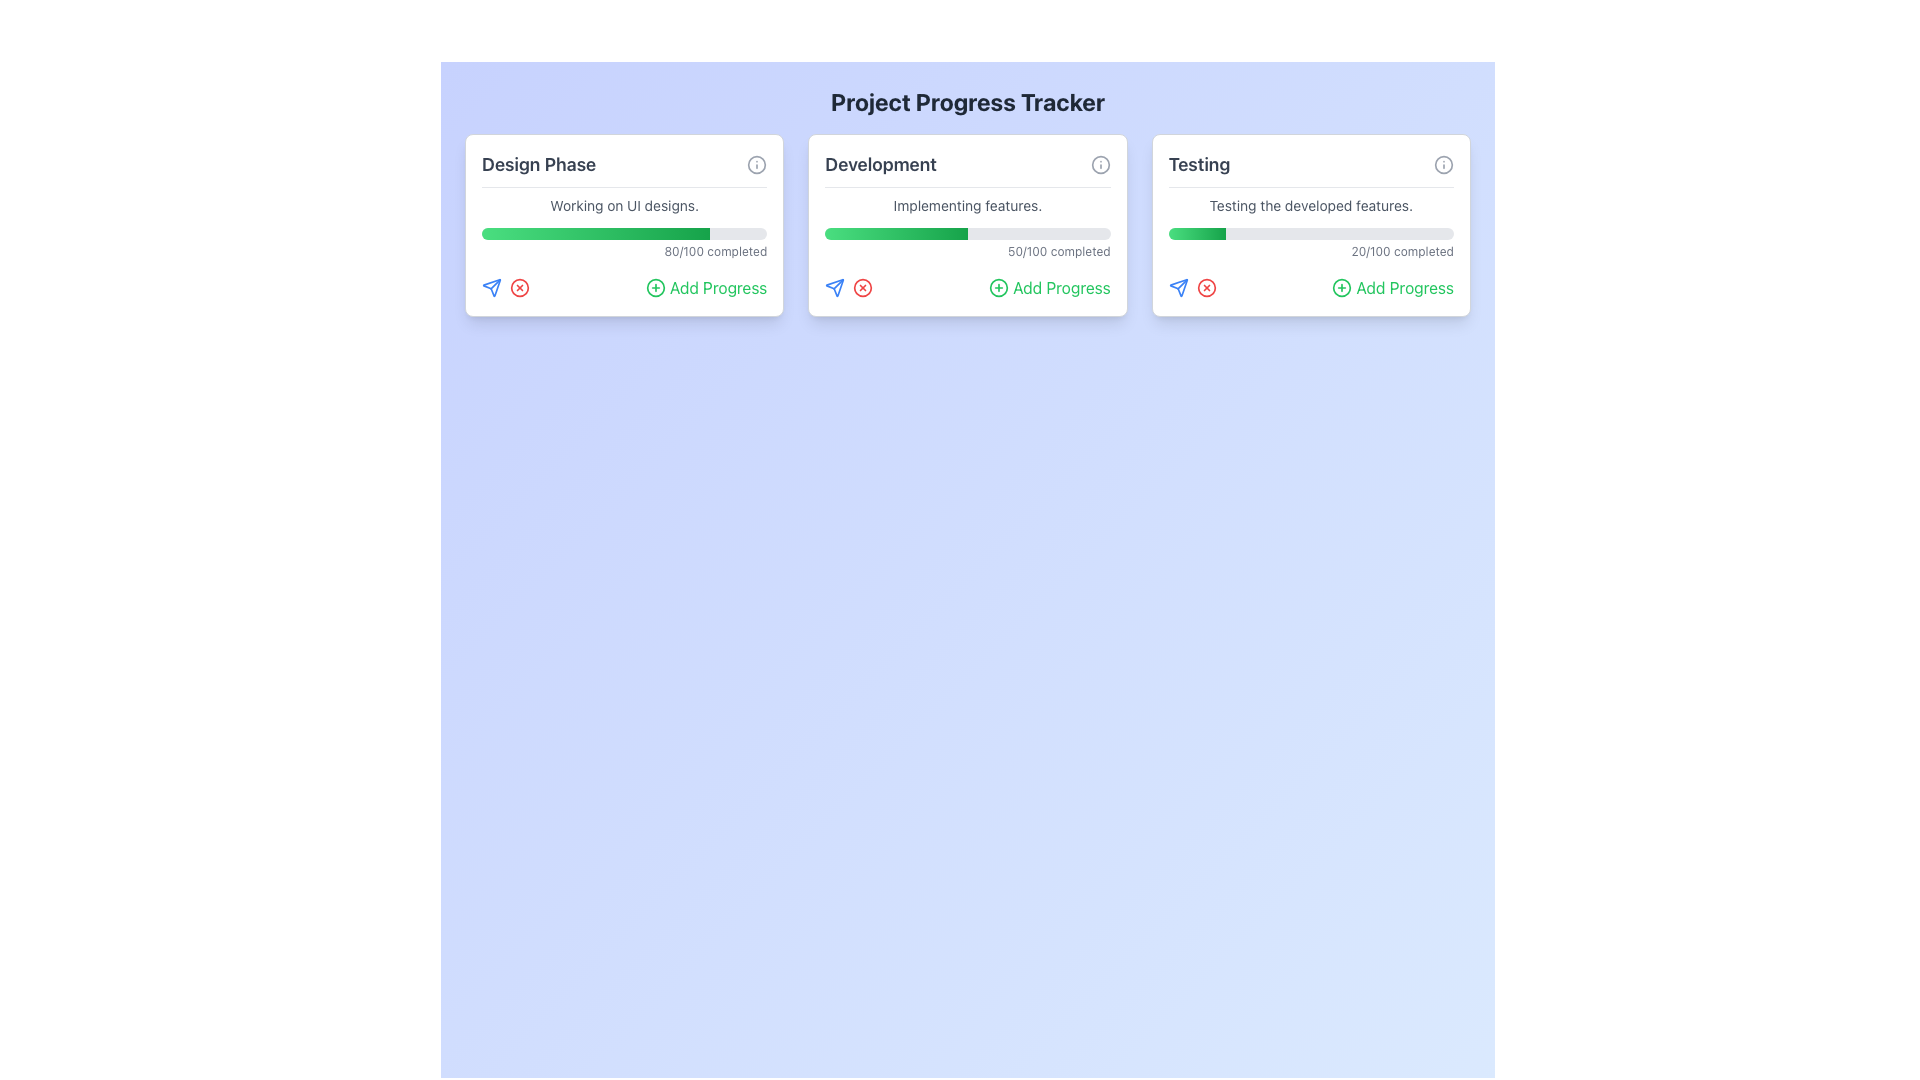  I want to click on the Icon Button located under the 'Add Progress' label in the 'Development' card, so click(999, 288).